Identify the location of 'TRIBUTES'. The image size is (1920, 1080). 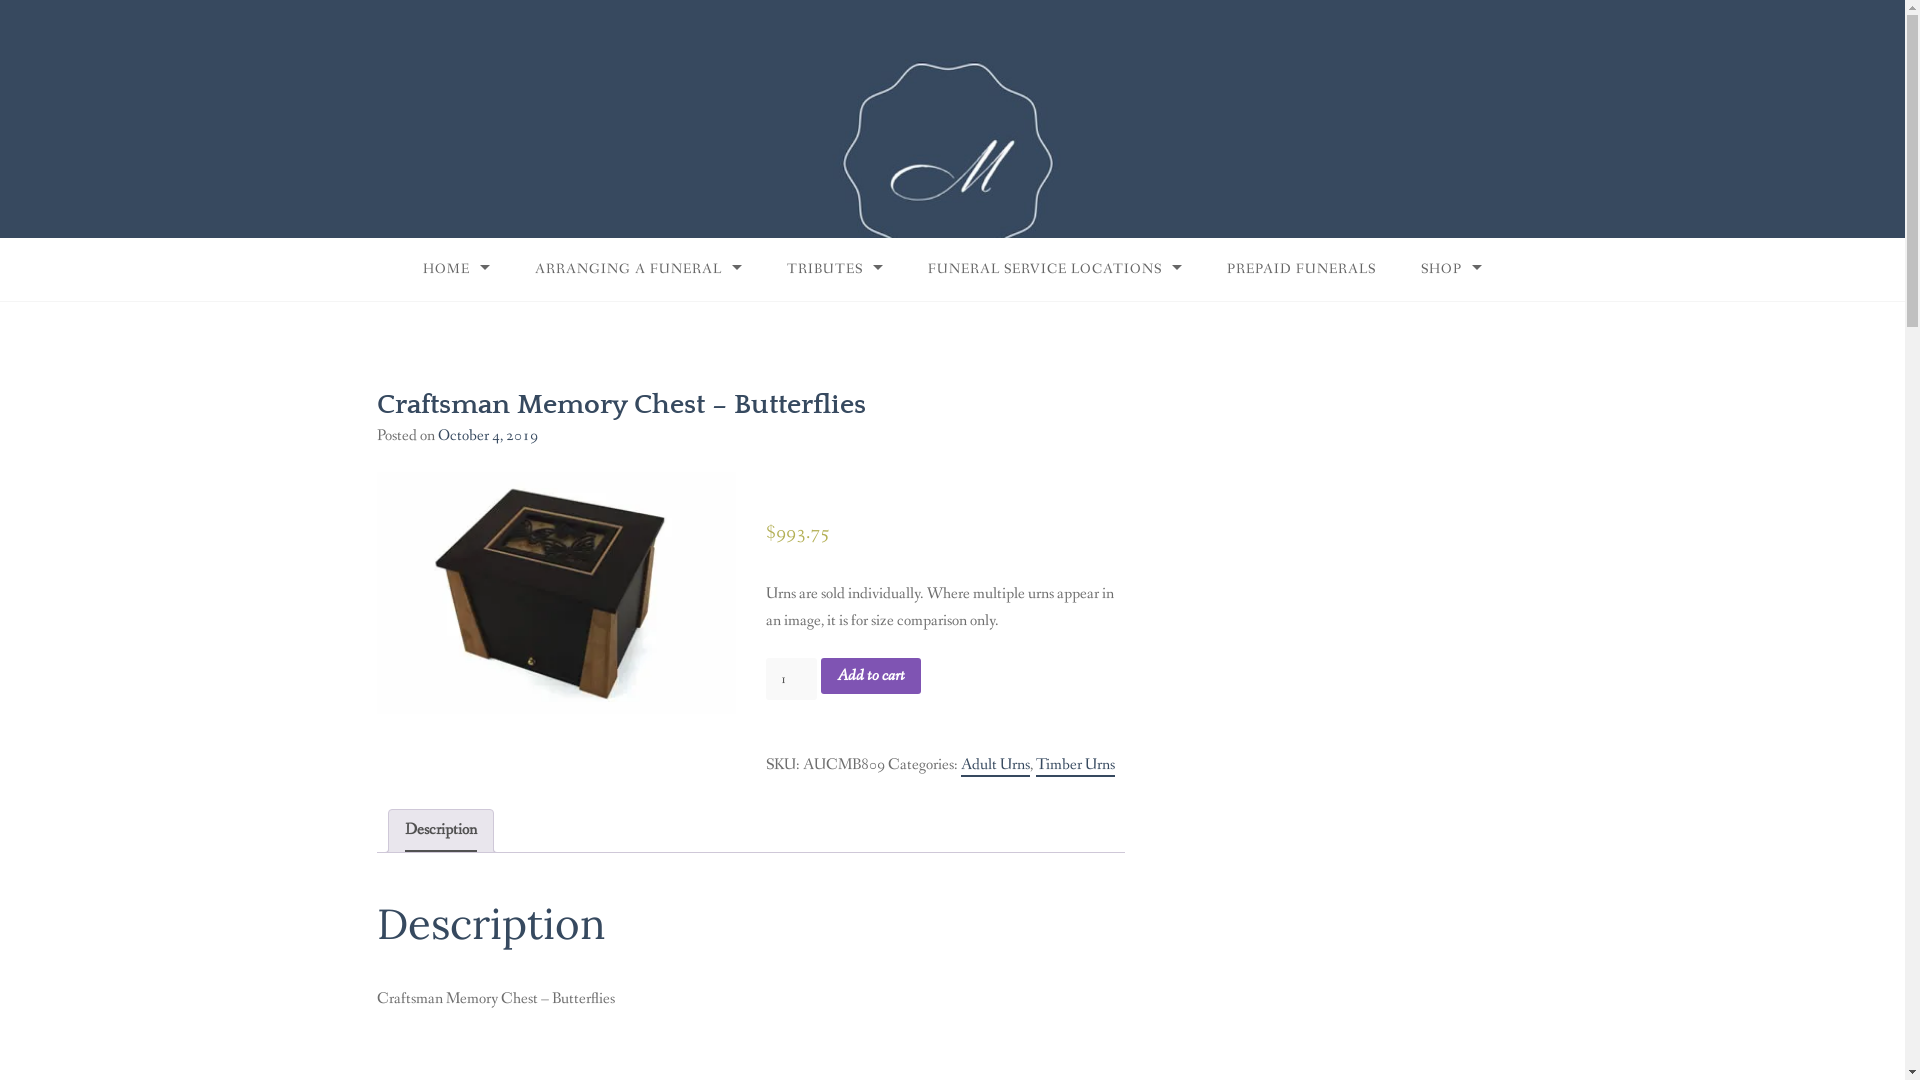
(835, 268).